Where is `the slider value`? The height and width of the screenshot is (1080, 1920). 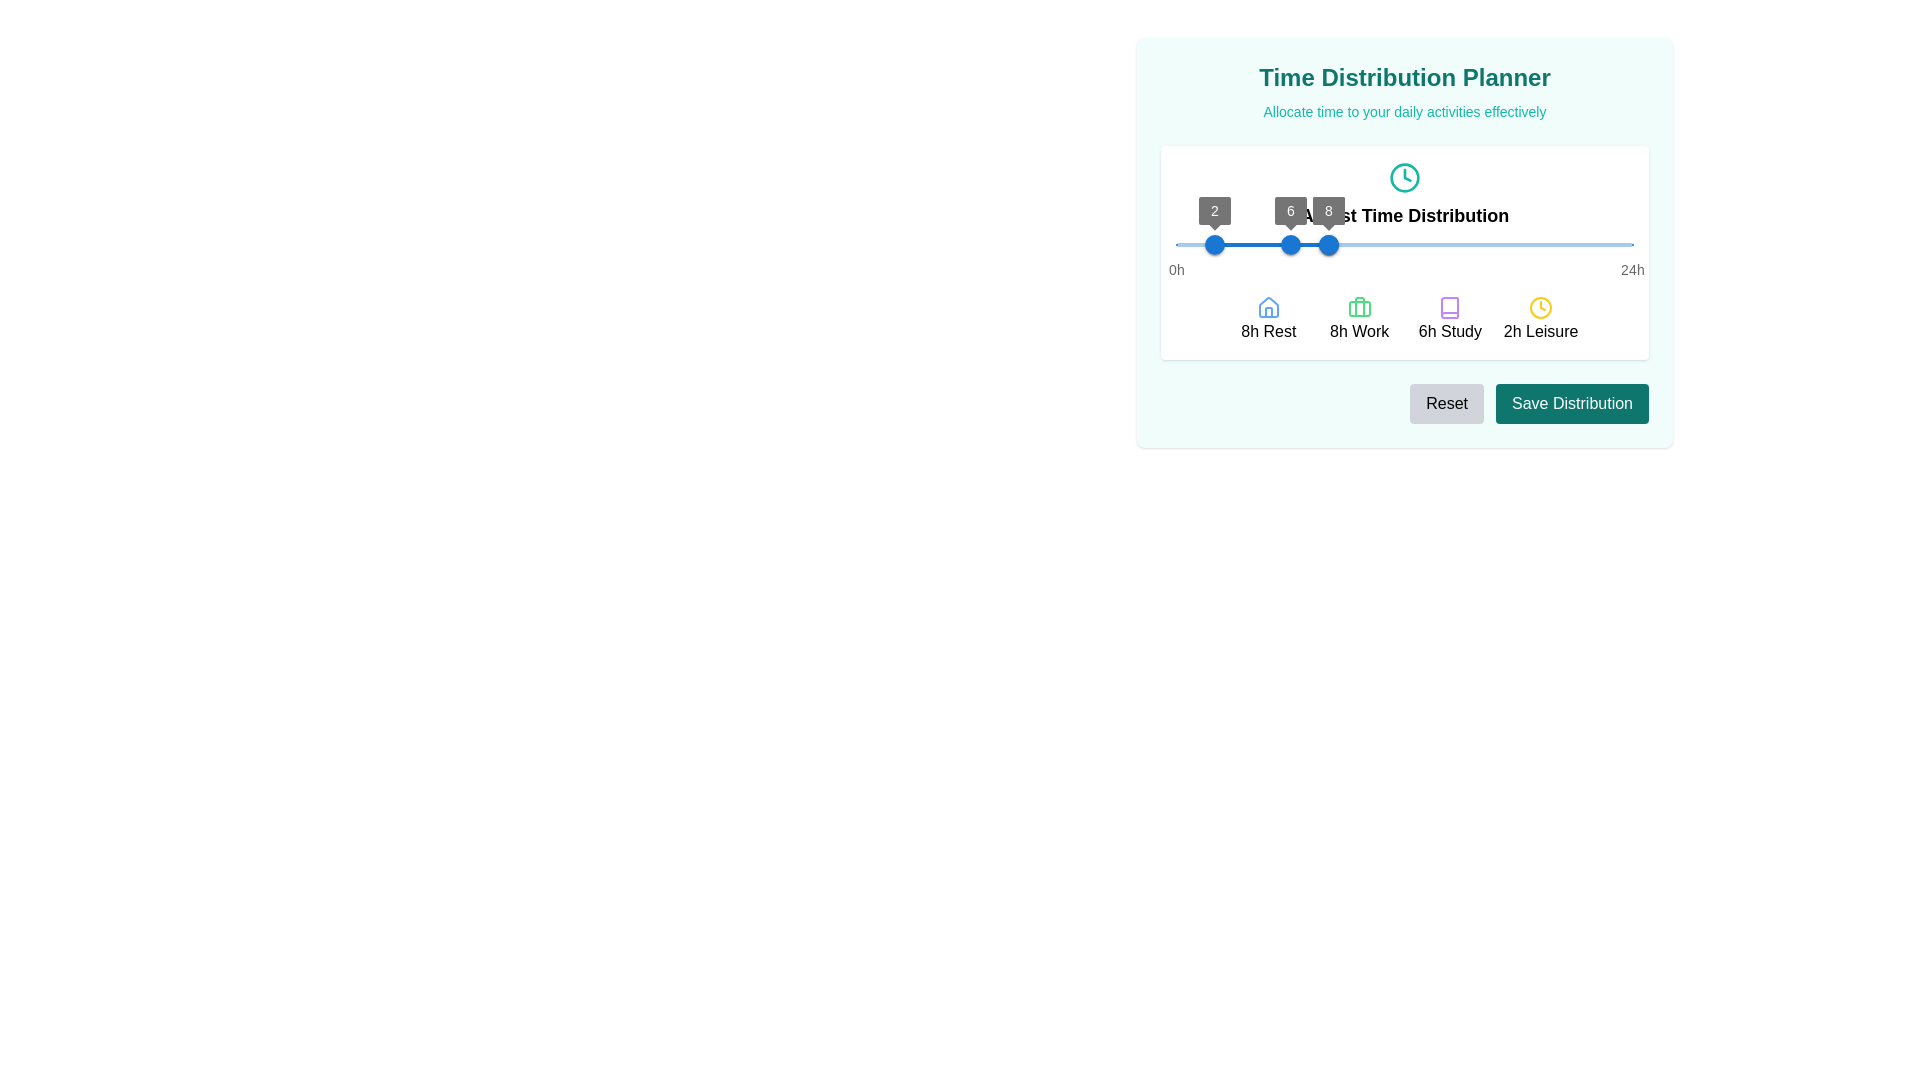 the slider value is located at coordinates (1166, 244).